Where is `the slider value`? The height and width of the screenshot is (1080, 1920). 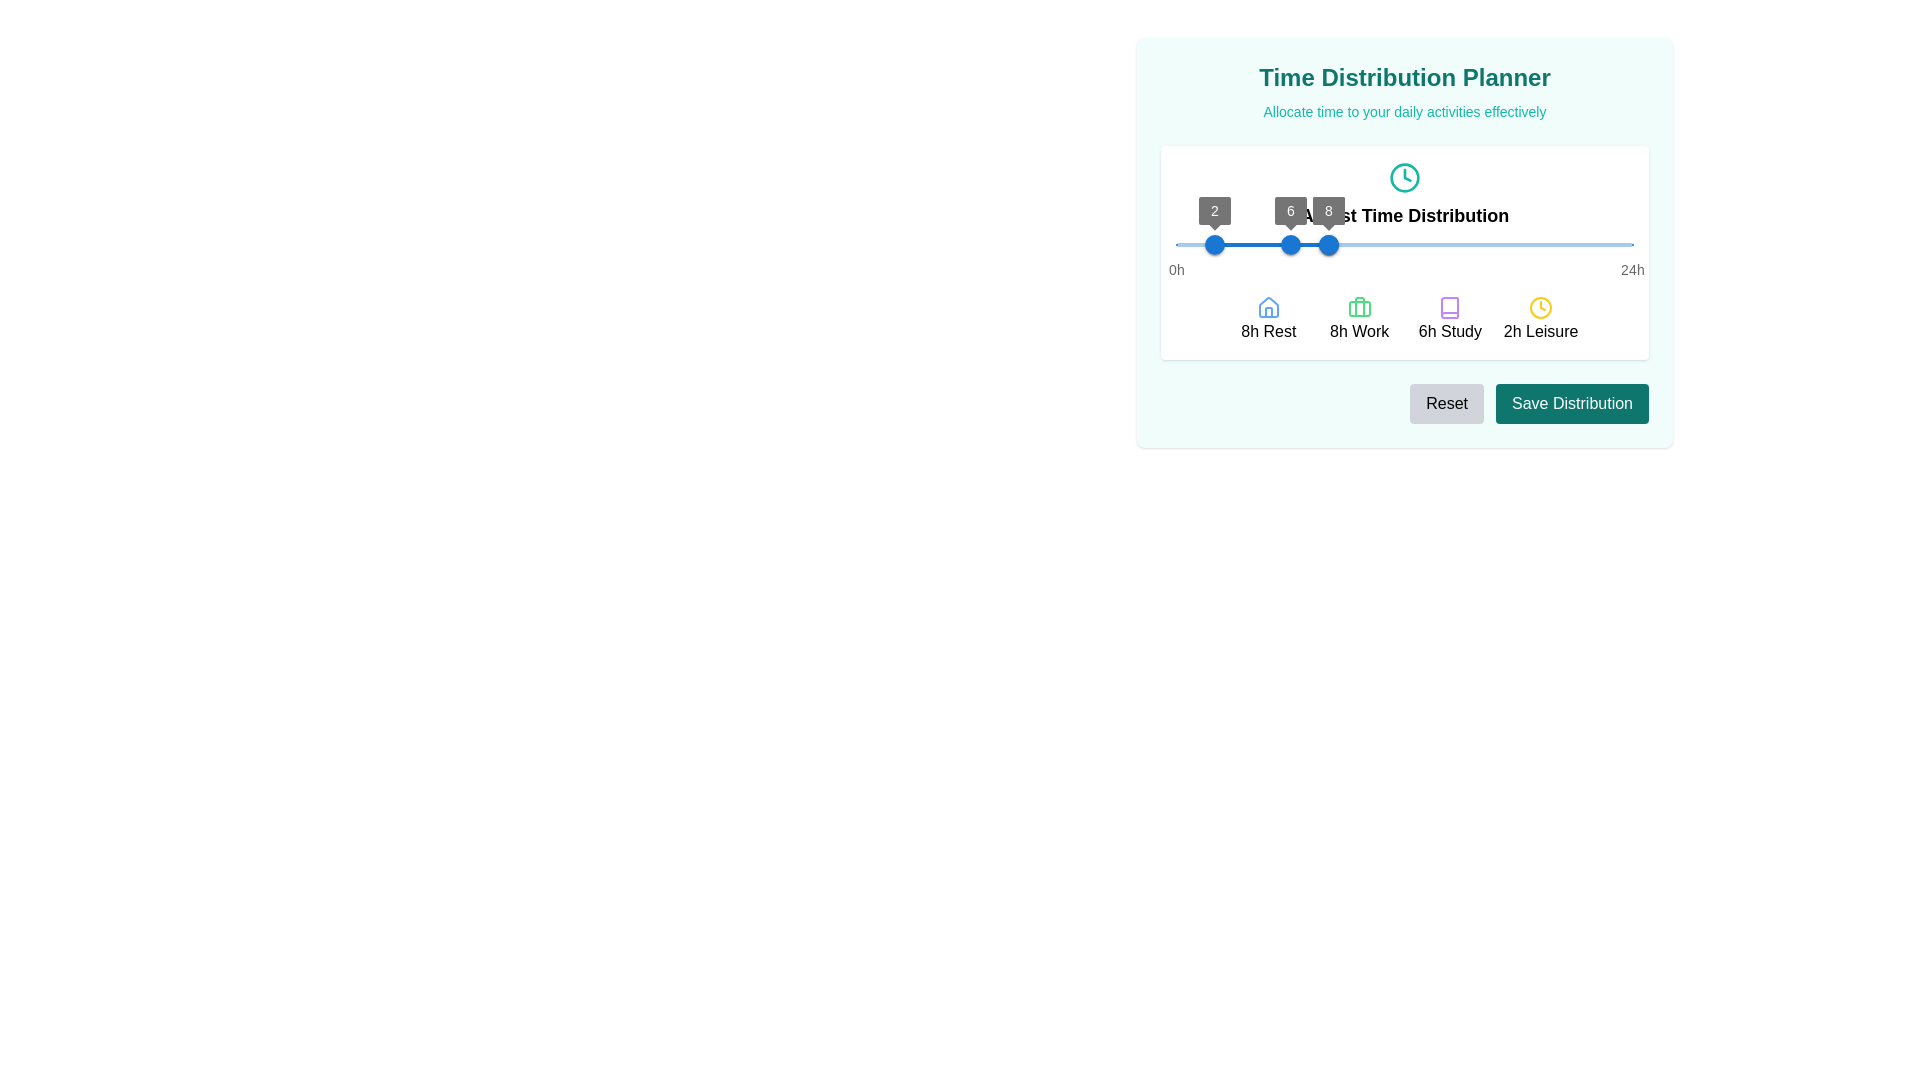 the slider value is located at coordinates (1166, 244).